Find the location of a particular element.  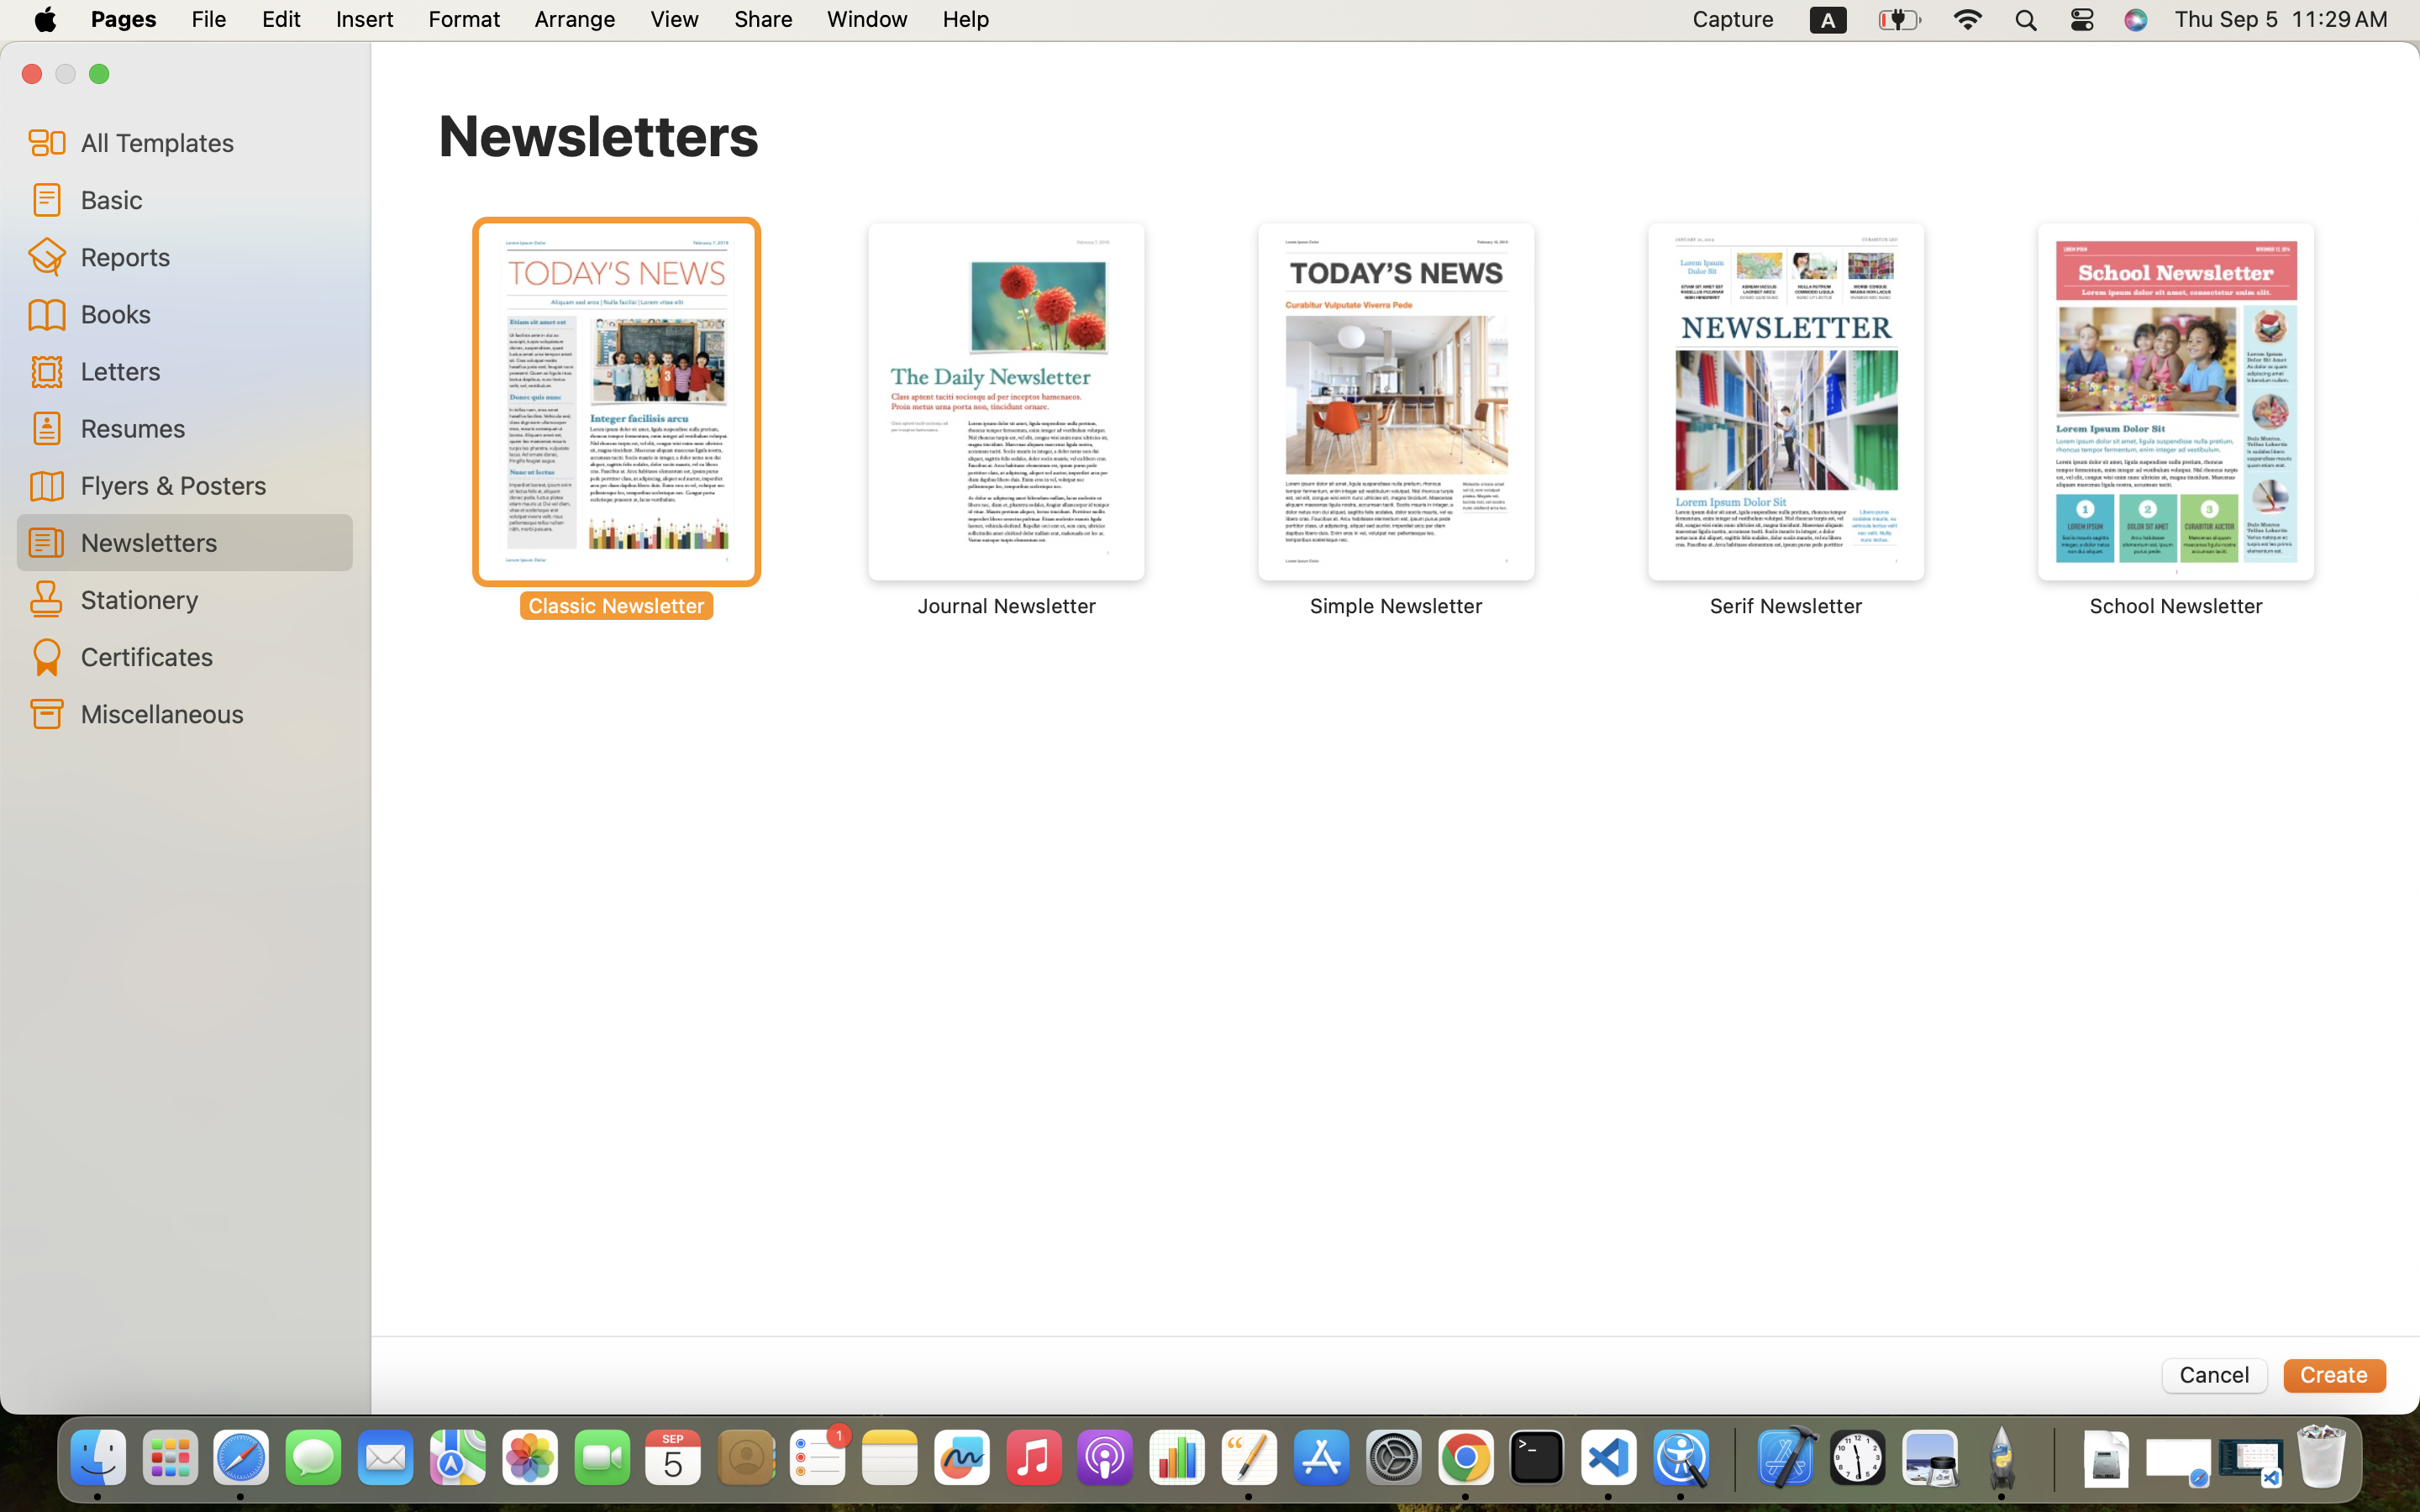

'Miscellaneous' is located at coordinates (208, 712).